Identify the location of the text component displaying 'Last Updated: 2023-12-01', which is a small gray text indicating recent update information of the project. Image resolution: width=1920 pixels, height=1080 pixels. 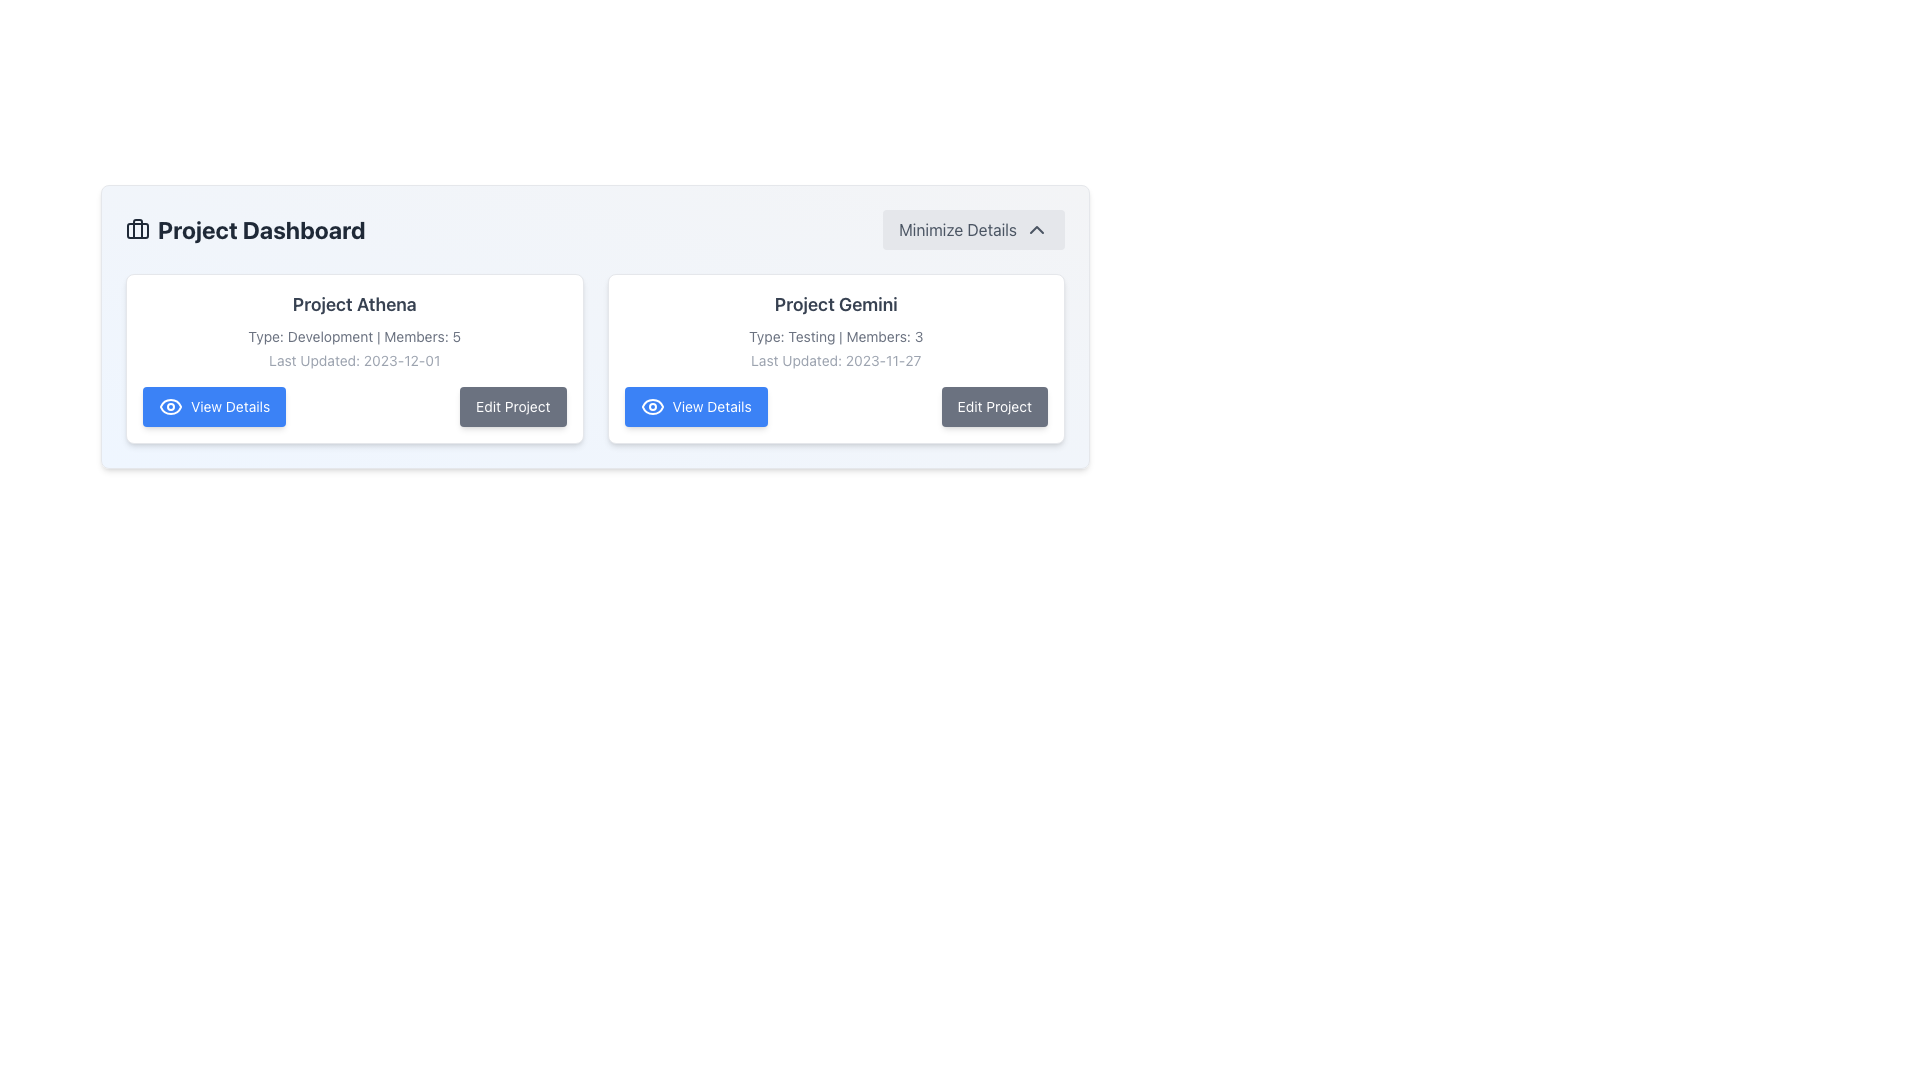
(354, 361).